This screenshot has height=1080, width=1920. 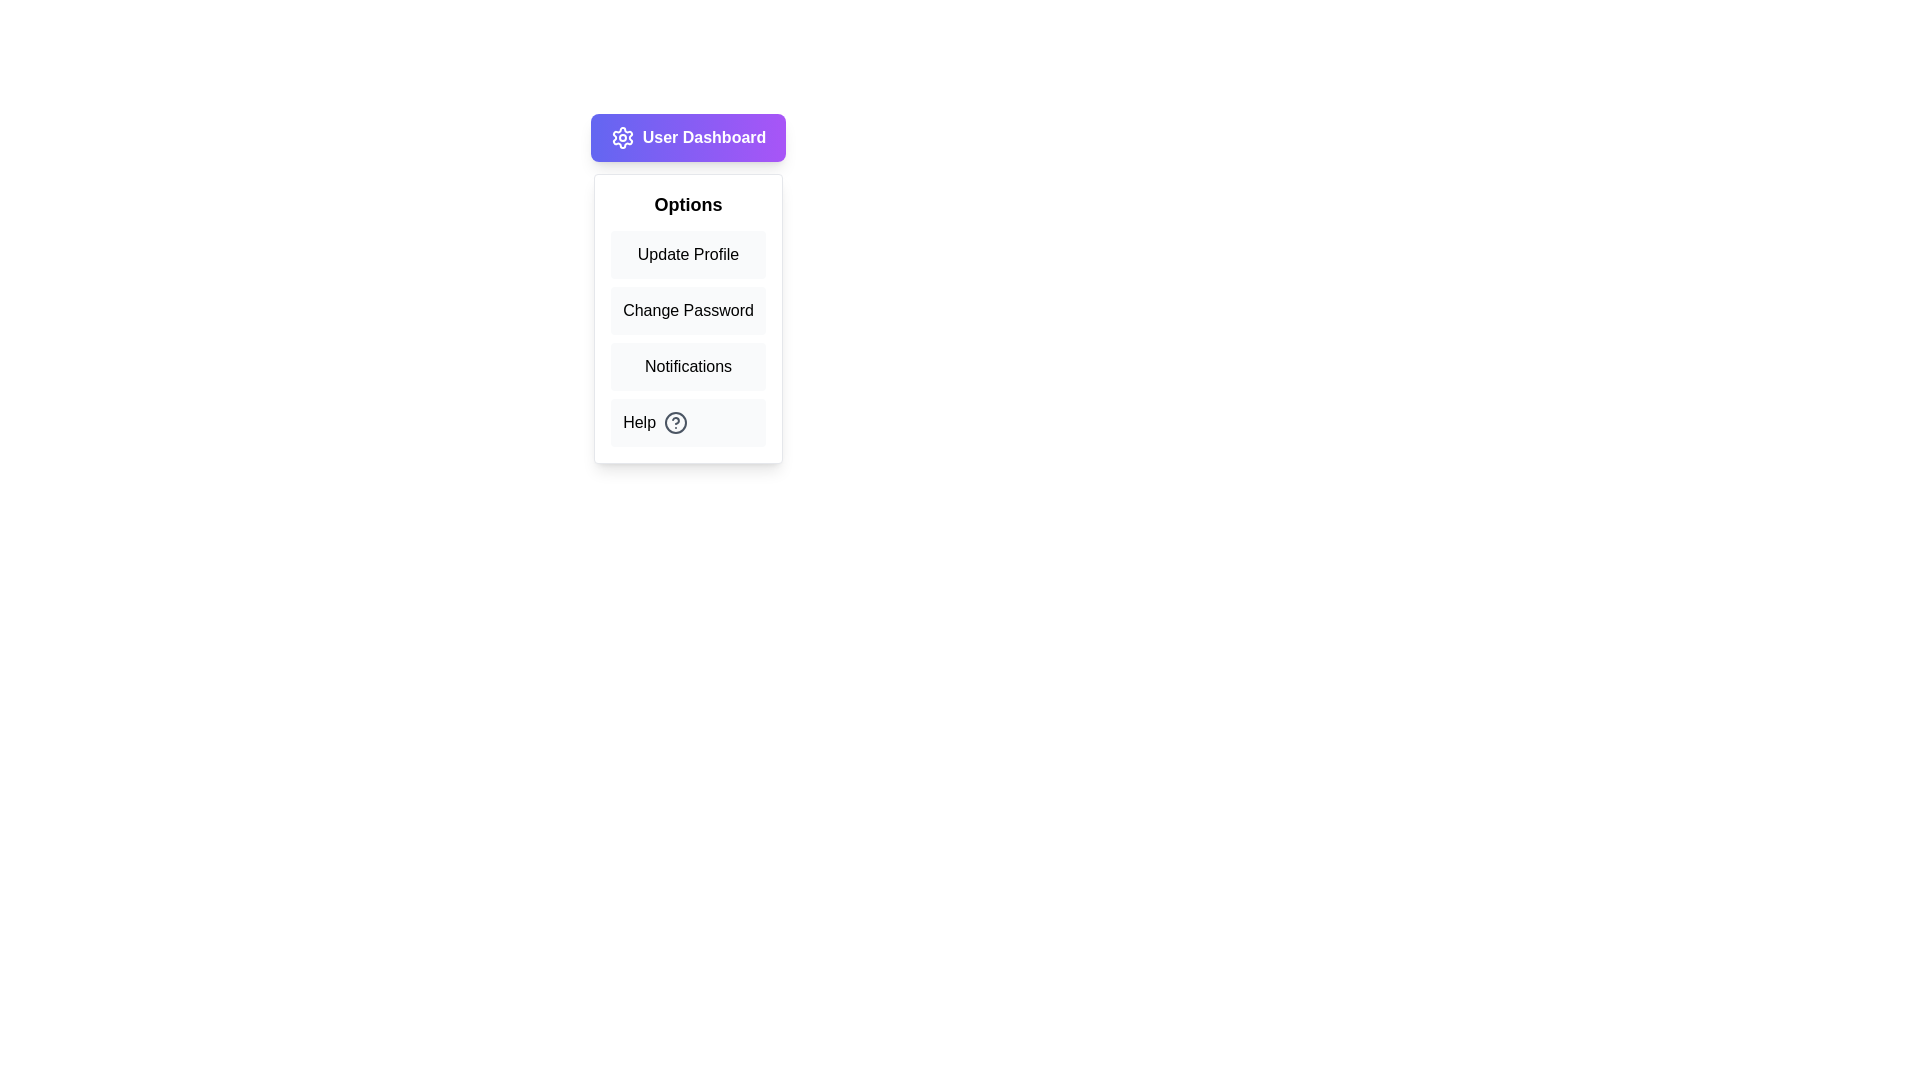 What do you see at coordinates (688, 253) in the screenshot?
I see `the menu item labeled 'Update Profile' to visually highlight it` at bounding box center [688, 253].